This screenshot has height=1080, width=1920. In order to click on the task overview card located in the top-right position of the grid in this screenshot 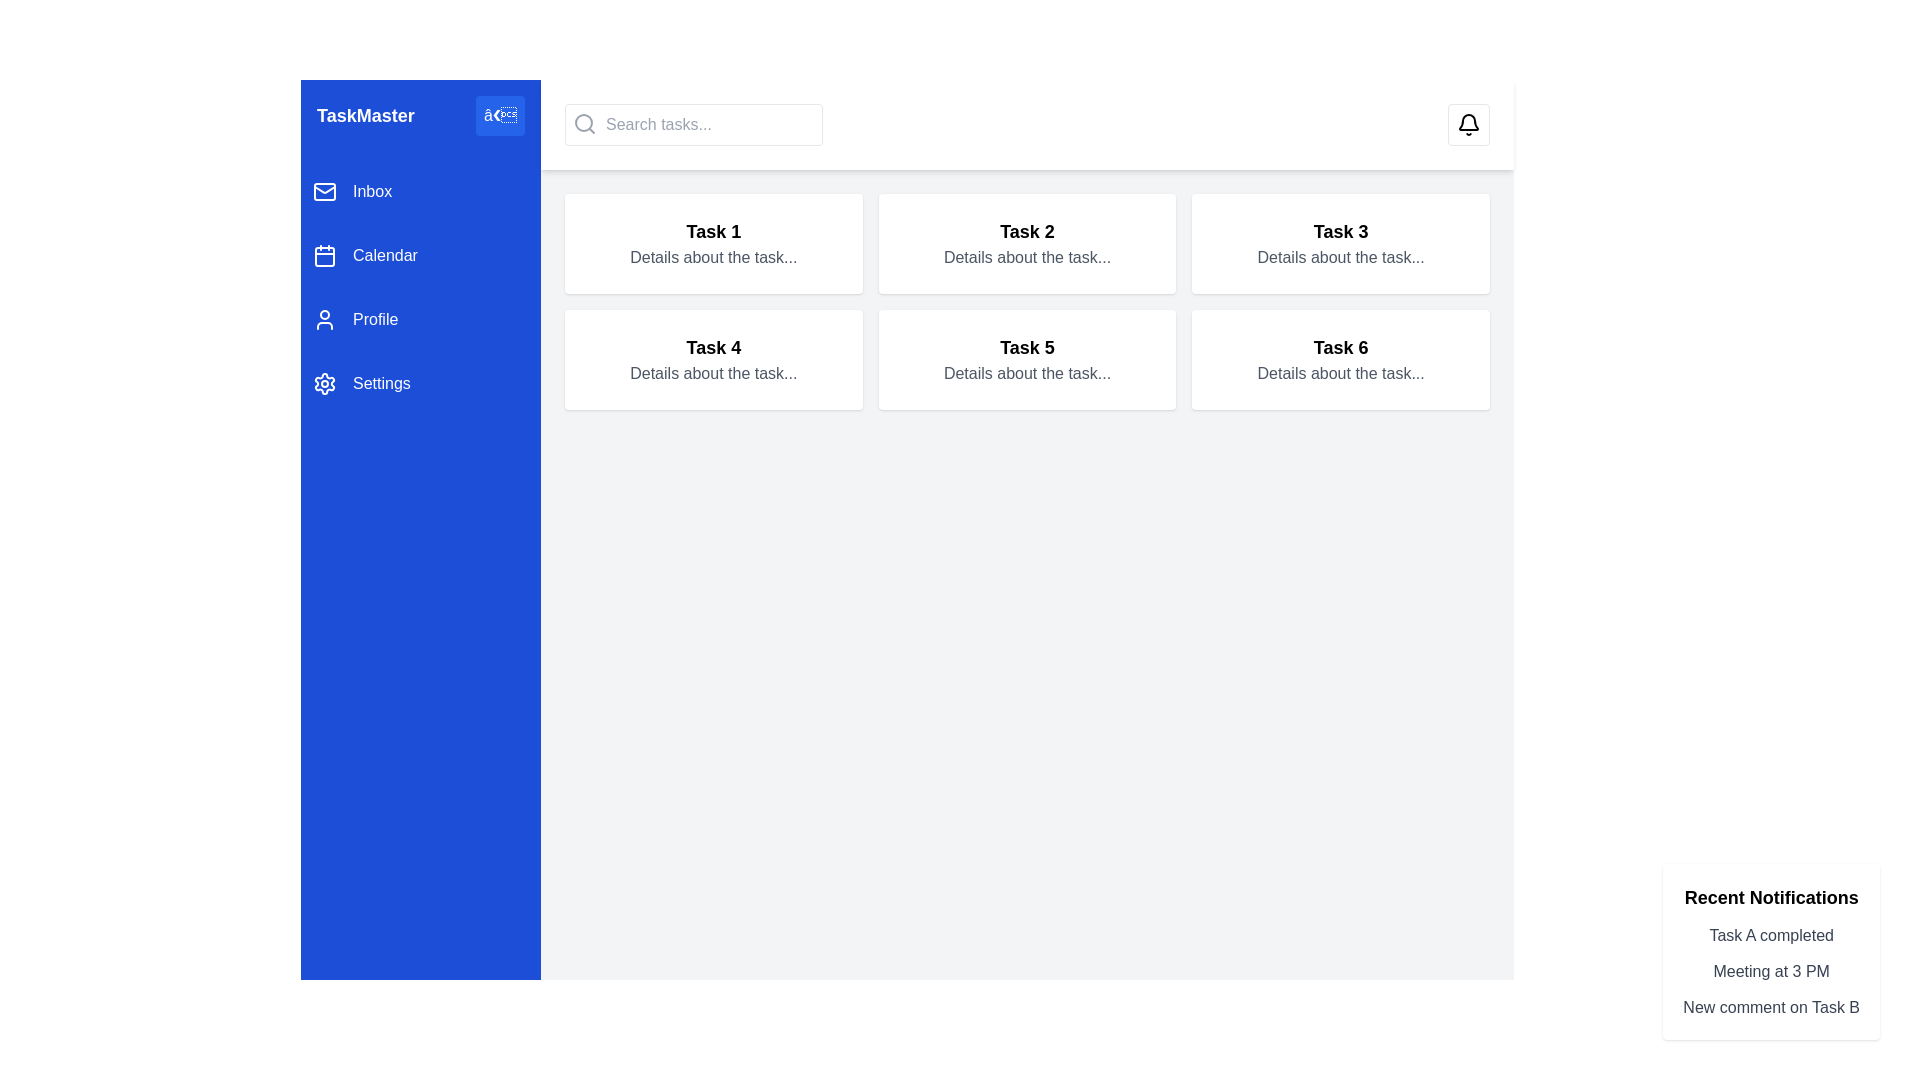, I will do `click(1341, 242)`.